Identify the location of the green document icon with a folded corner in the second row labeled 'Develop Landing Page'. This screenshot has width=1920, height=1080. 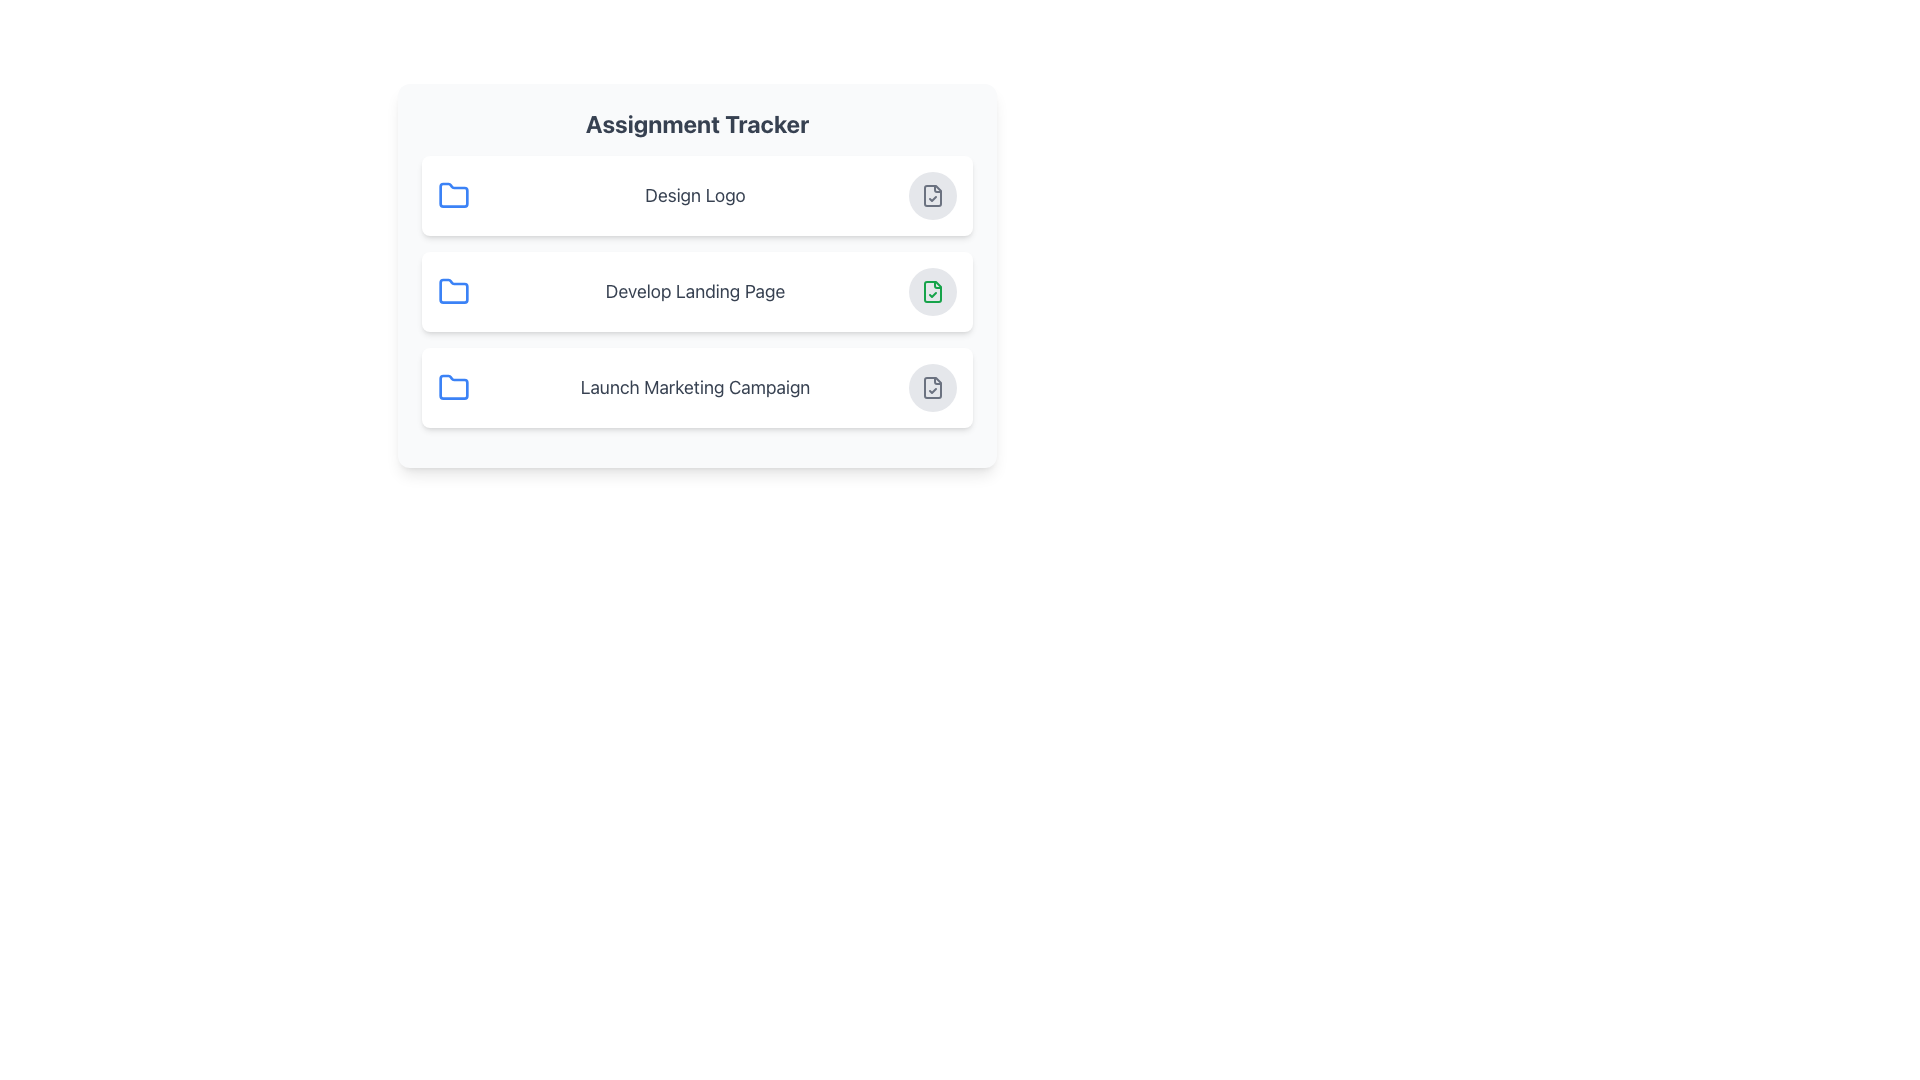
(931, 292).